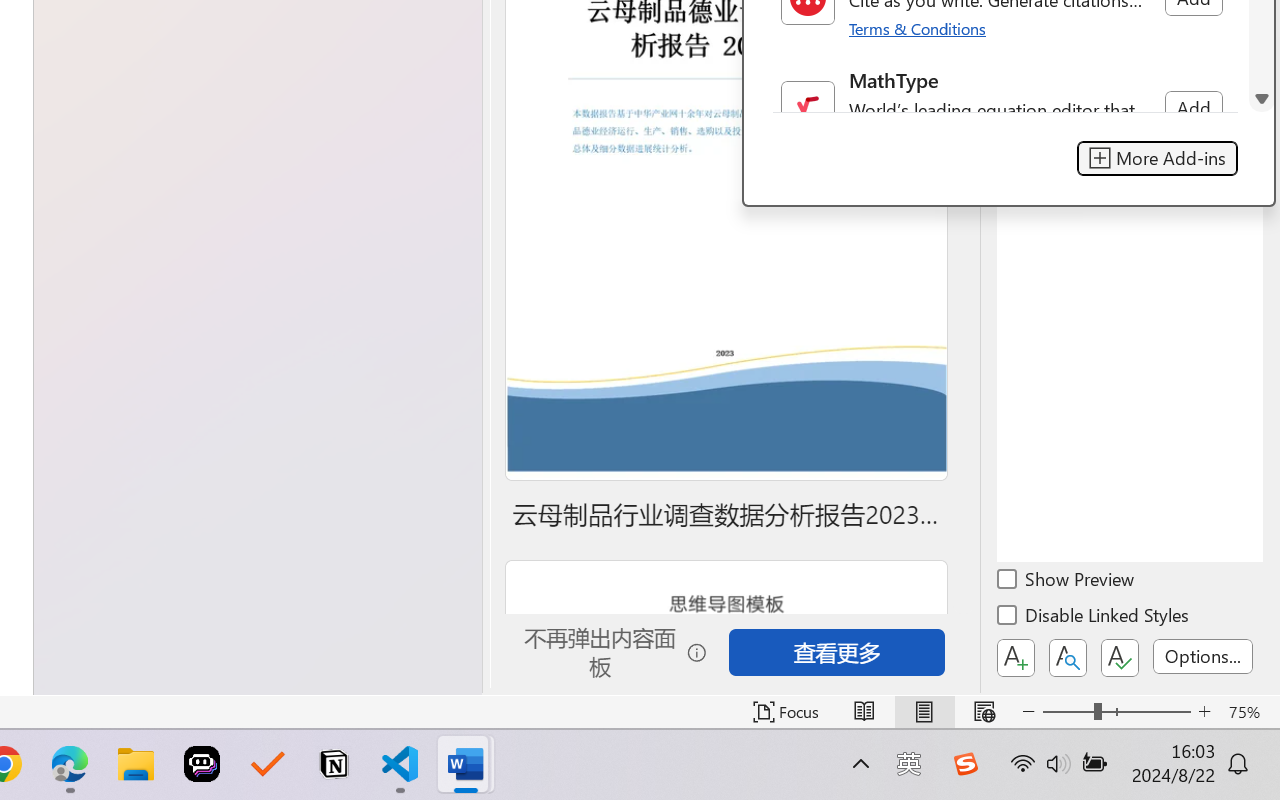 The image size is (1280, 800). I want to click on 'Line down', so click(1261, 99).